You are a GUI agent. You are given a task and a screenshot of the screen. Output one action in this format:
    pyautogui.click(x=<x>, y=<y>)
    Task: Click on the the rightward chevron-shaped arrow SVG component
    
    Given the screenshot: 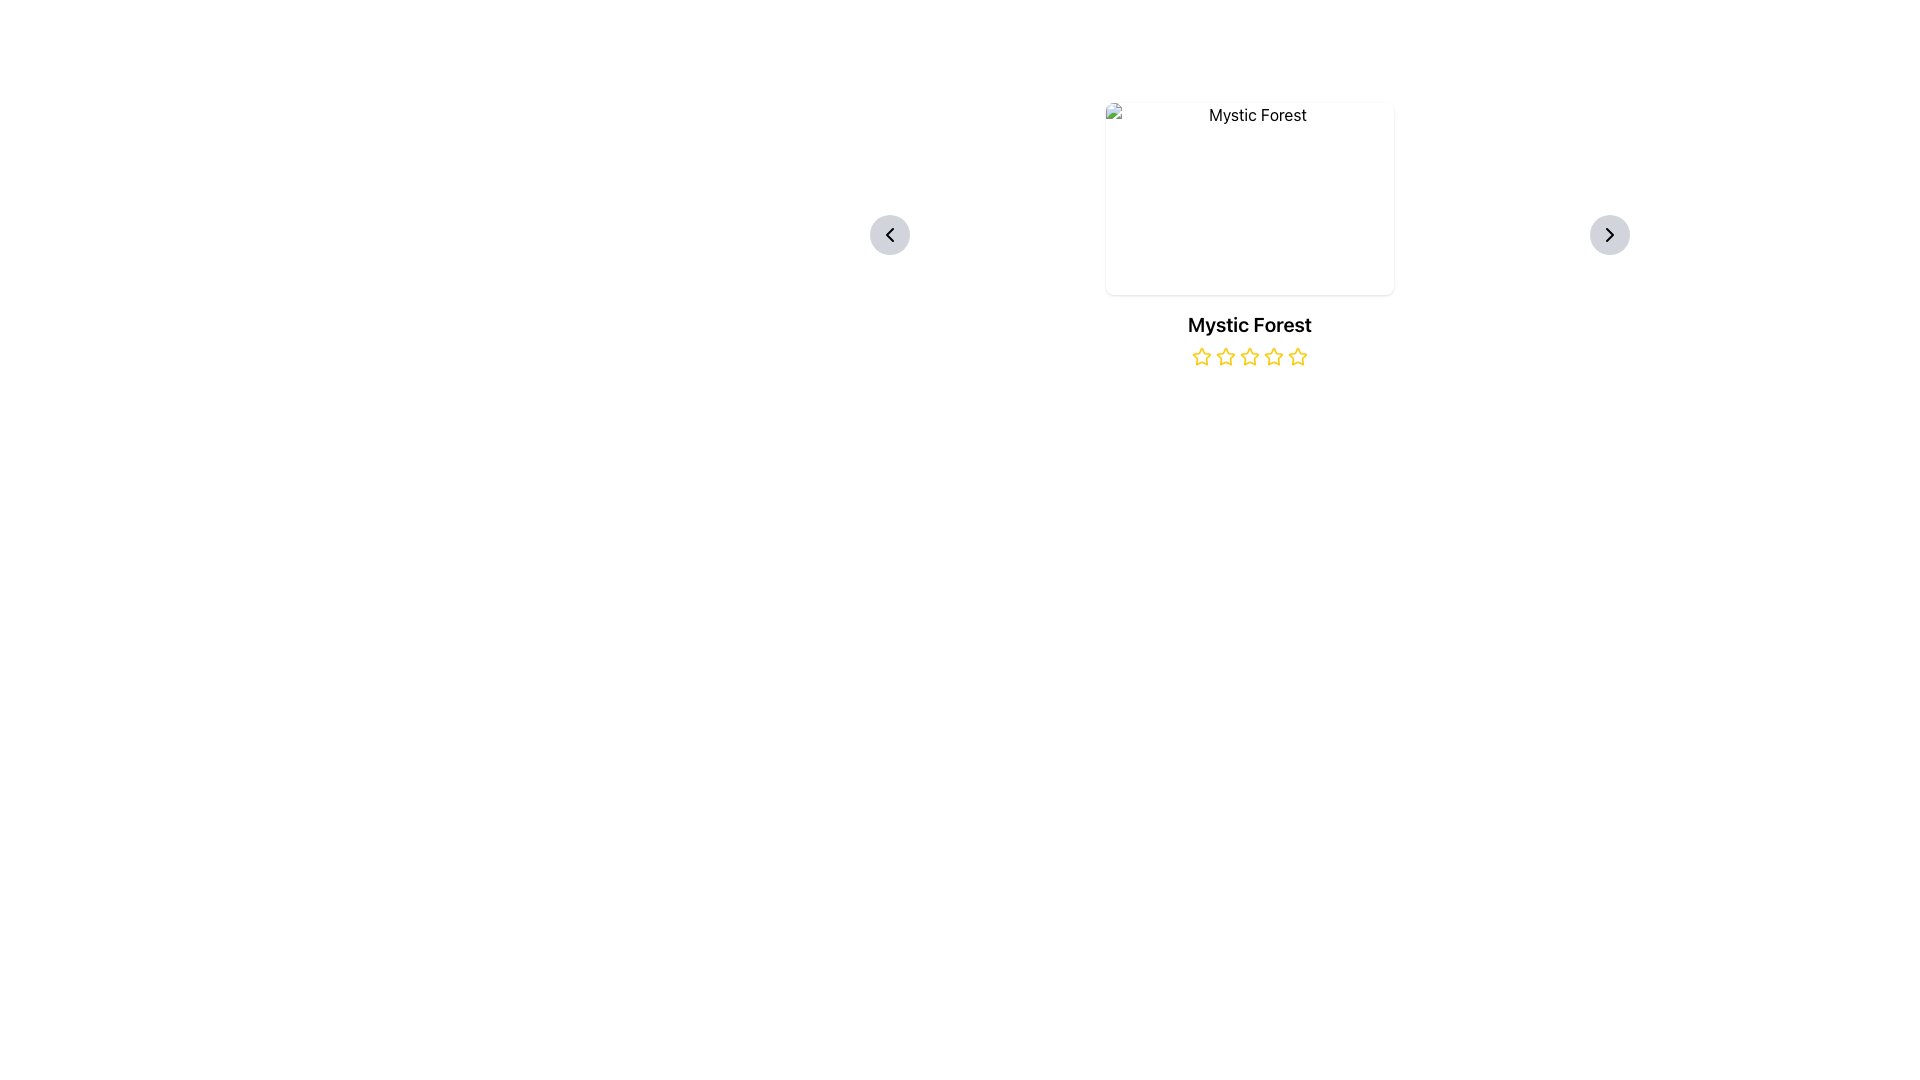 What is the action you would take?
    pyautogui.click(x=1609, y=234)
    